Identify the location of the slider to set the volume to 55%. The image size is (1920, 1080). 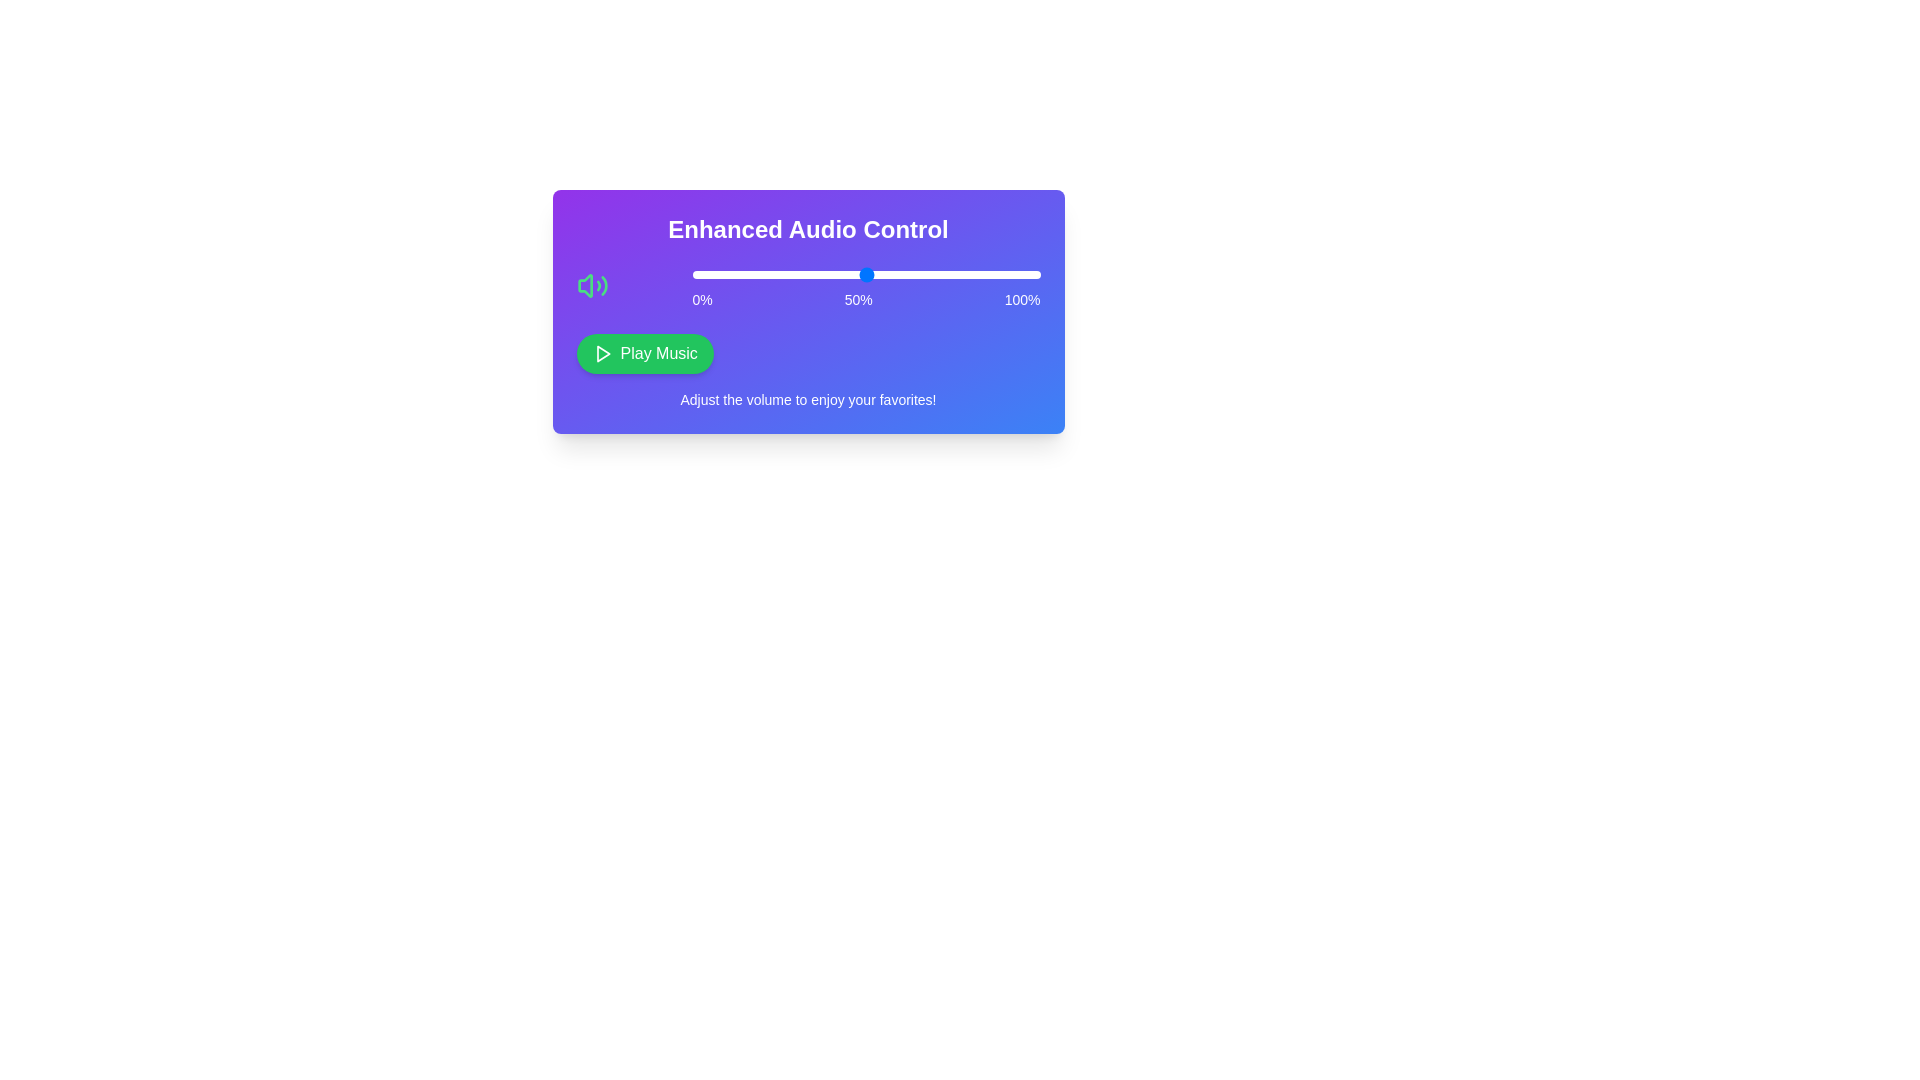
(882, 274).